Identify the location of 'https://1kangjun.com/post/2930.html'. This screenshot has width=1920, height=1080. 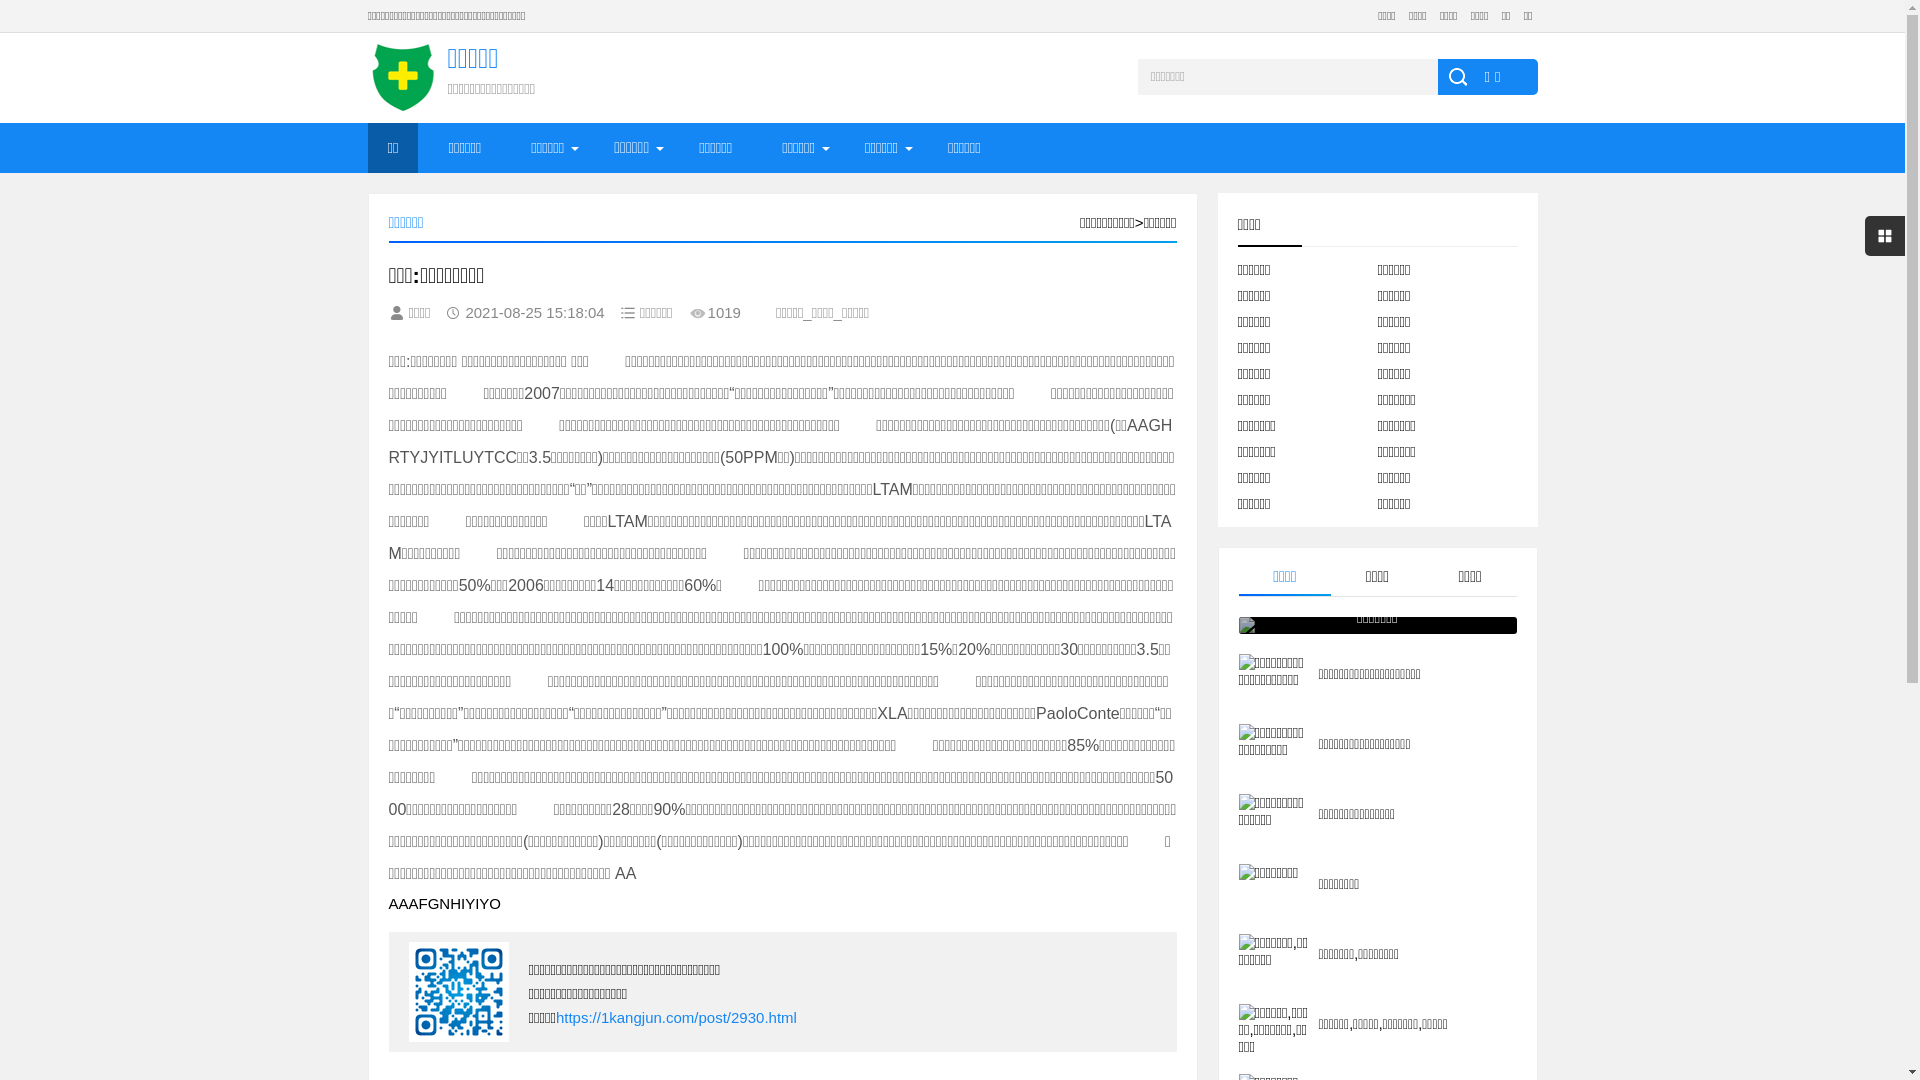
(676, 1017).